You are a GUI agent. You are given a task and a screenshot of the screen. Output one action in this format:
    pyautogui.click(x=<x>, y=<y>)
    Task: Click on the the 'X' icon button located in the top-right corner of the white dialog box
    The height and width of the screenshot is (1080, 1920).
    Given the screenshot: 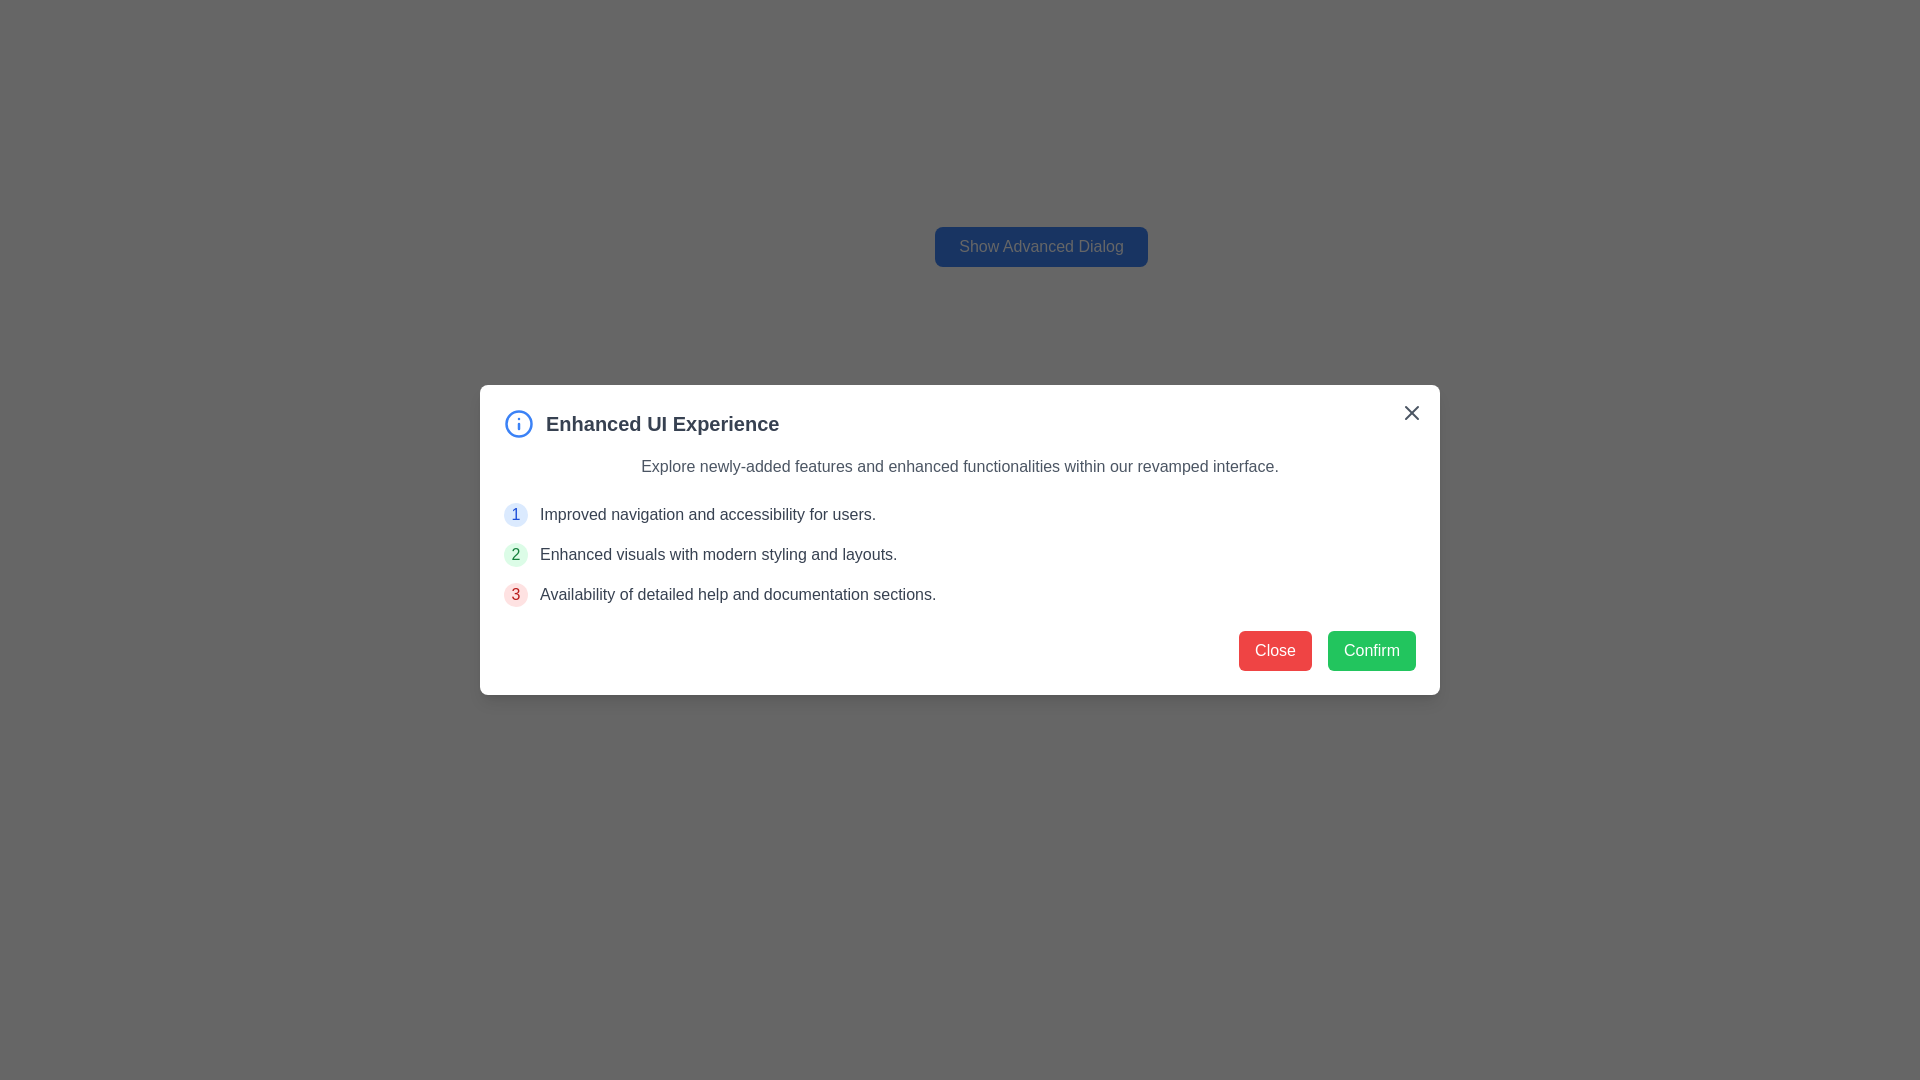 What is the action you would take?
    pyautogui.click(x=1410, y=411)
    